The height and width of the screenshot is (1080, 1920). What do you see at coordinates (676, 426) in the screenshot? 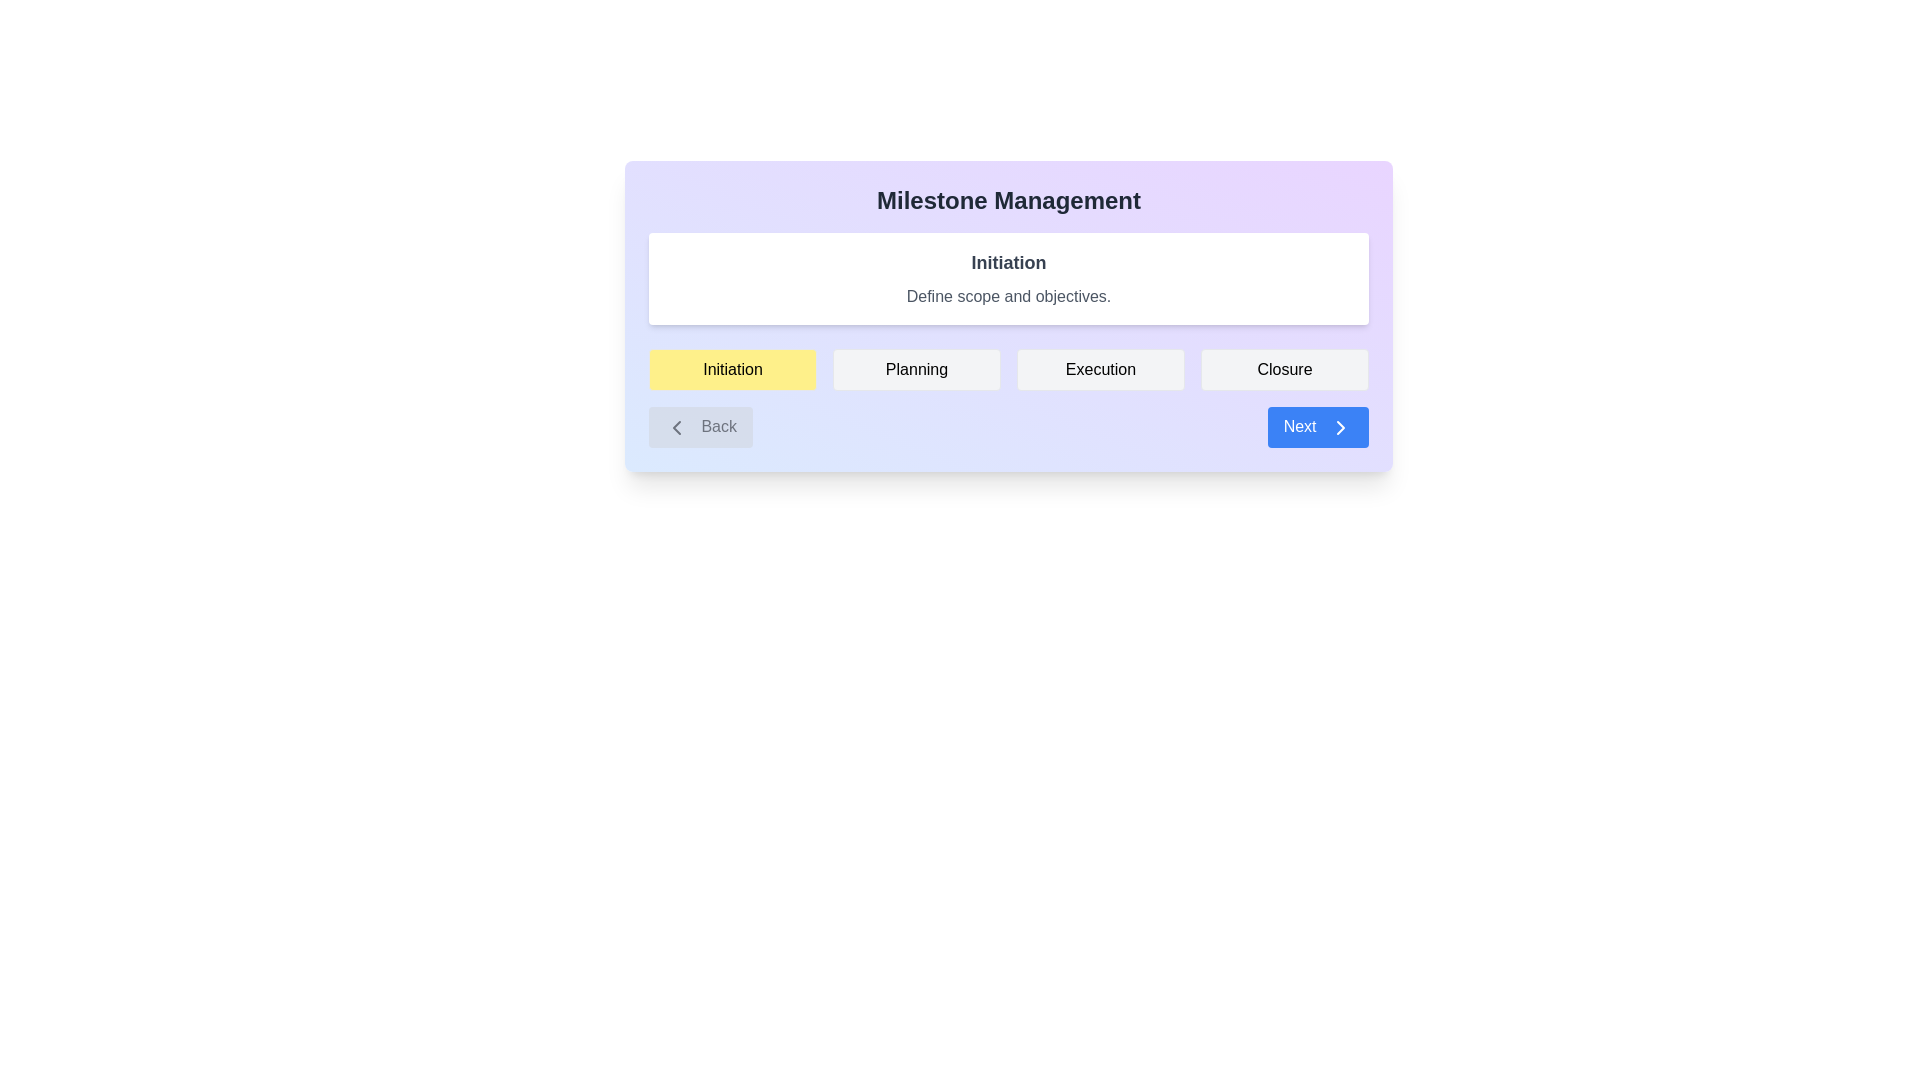
I see `the leftward-facing chevron arrow icon with the text 'Back' in the bottom left region of the 'Milestone Management' panel` at bounding box center [676, 426].